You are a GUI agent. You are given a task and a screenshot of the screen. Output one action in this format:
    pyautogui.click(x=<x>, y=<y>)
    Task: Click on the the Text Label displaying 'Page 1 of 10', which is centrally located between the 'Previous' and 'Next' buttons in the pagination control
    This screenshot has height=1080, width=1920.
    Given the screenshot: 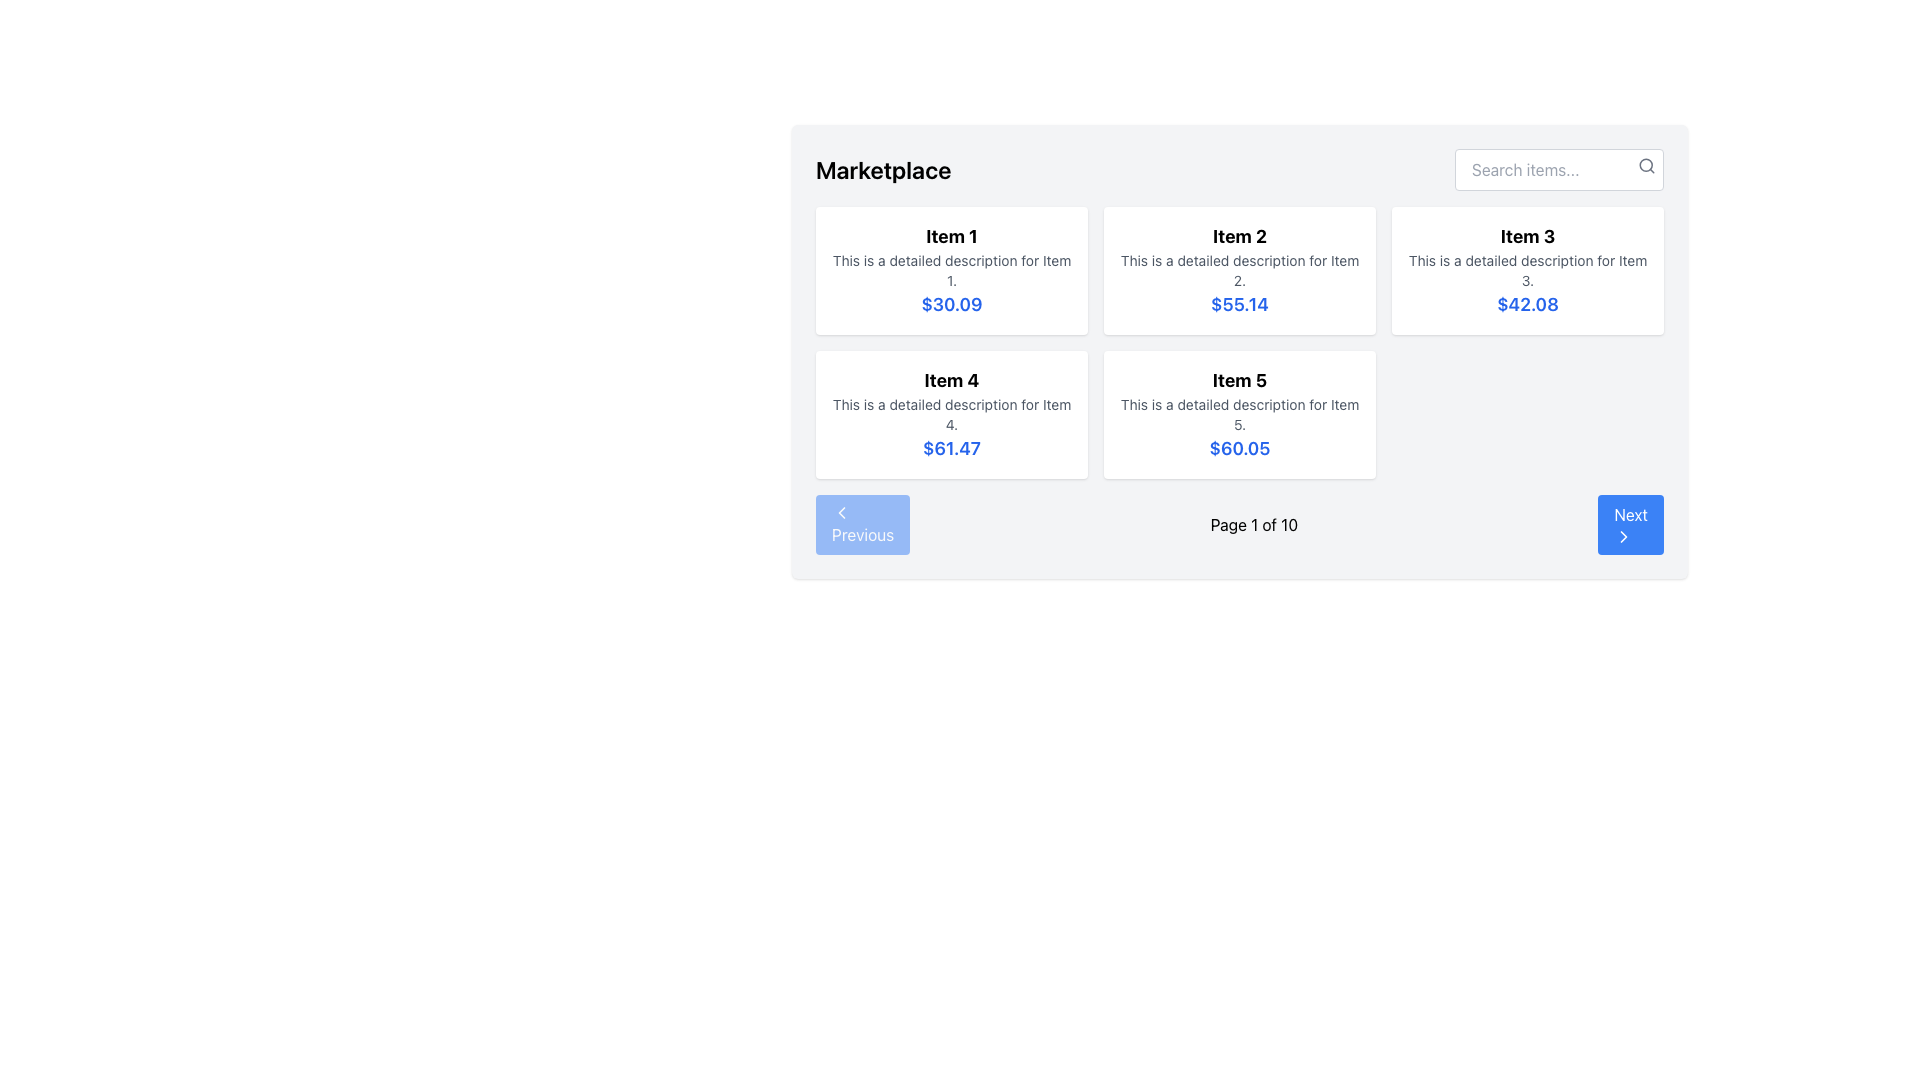 What is the action you would take?
    pyautogui.click(x=1253, y=523)
    